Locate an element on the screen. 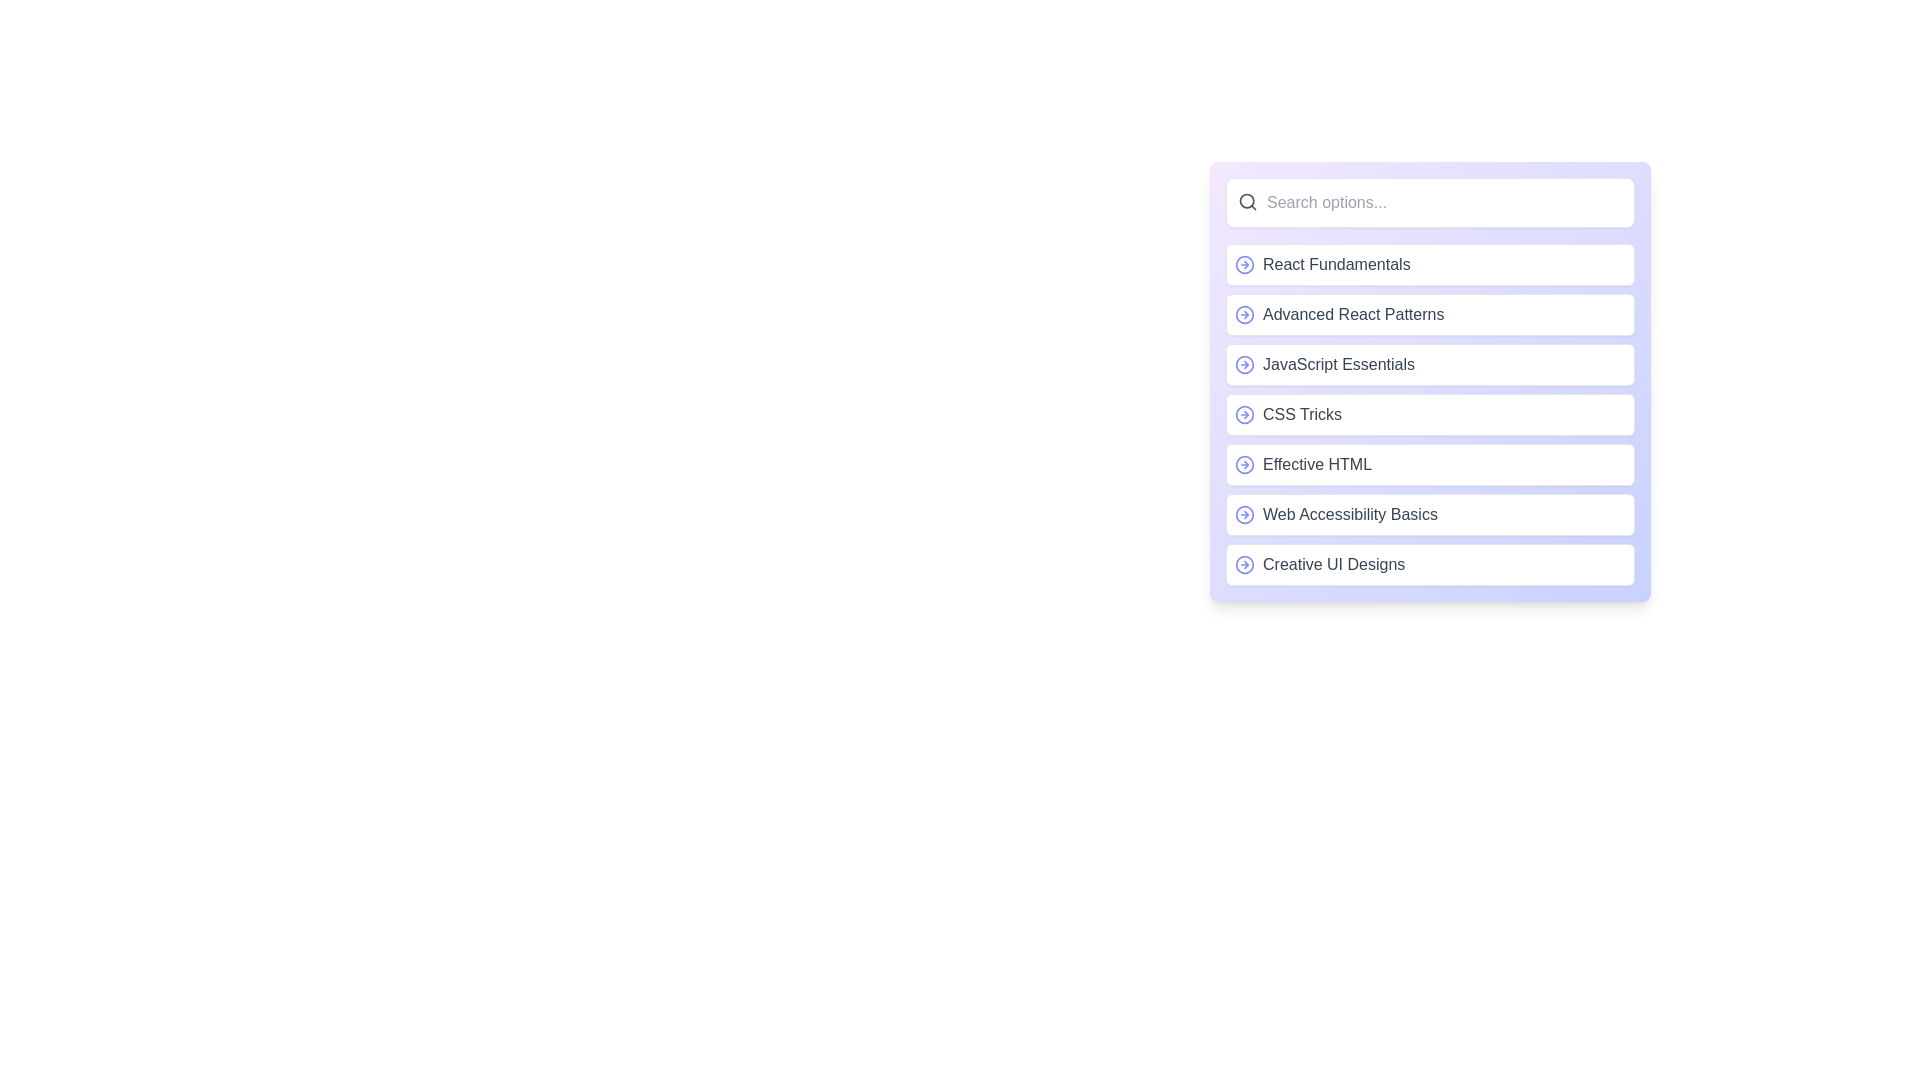 This screenshot has height=1080, width=1920. the third clickable list item for 'JavaScript Essentials' located centrally in the right panel, positioned below 'Advanced React Patterns' and above 'CSS Tricks' is located at coordinates (1429, 381).